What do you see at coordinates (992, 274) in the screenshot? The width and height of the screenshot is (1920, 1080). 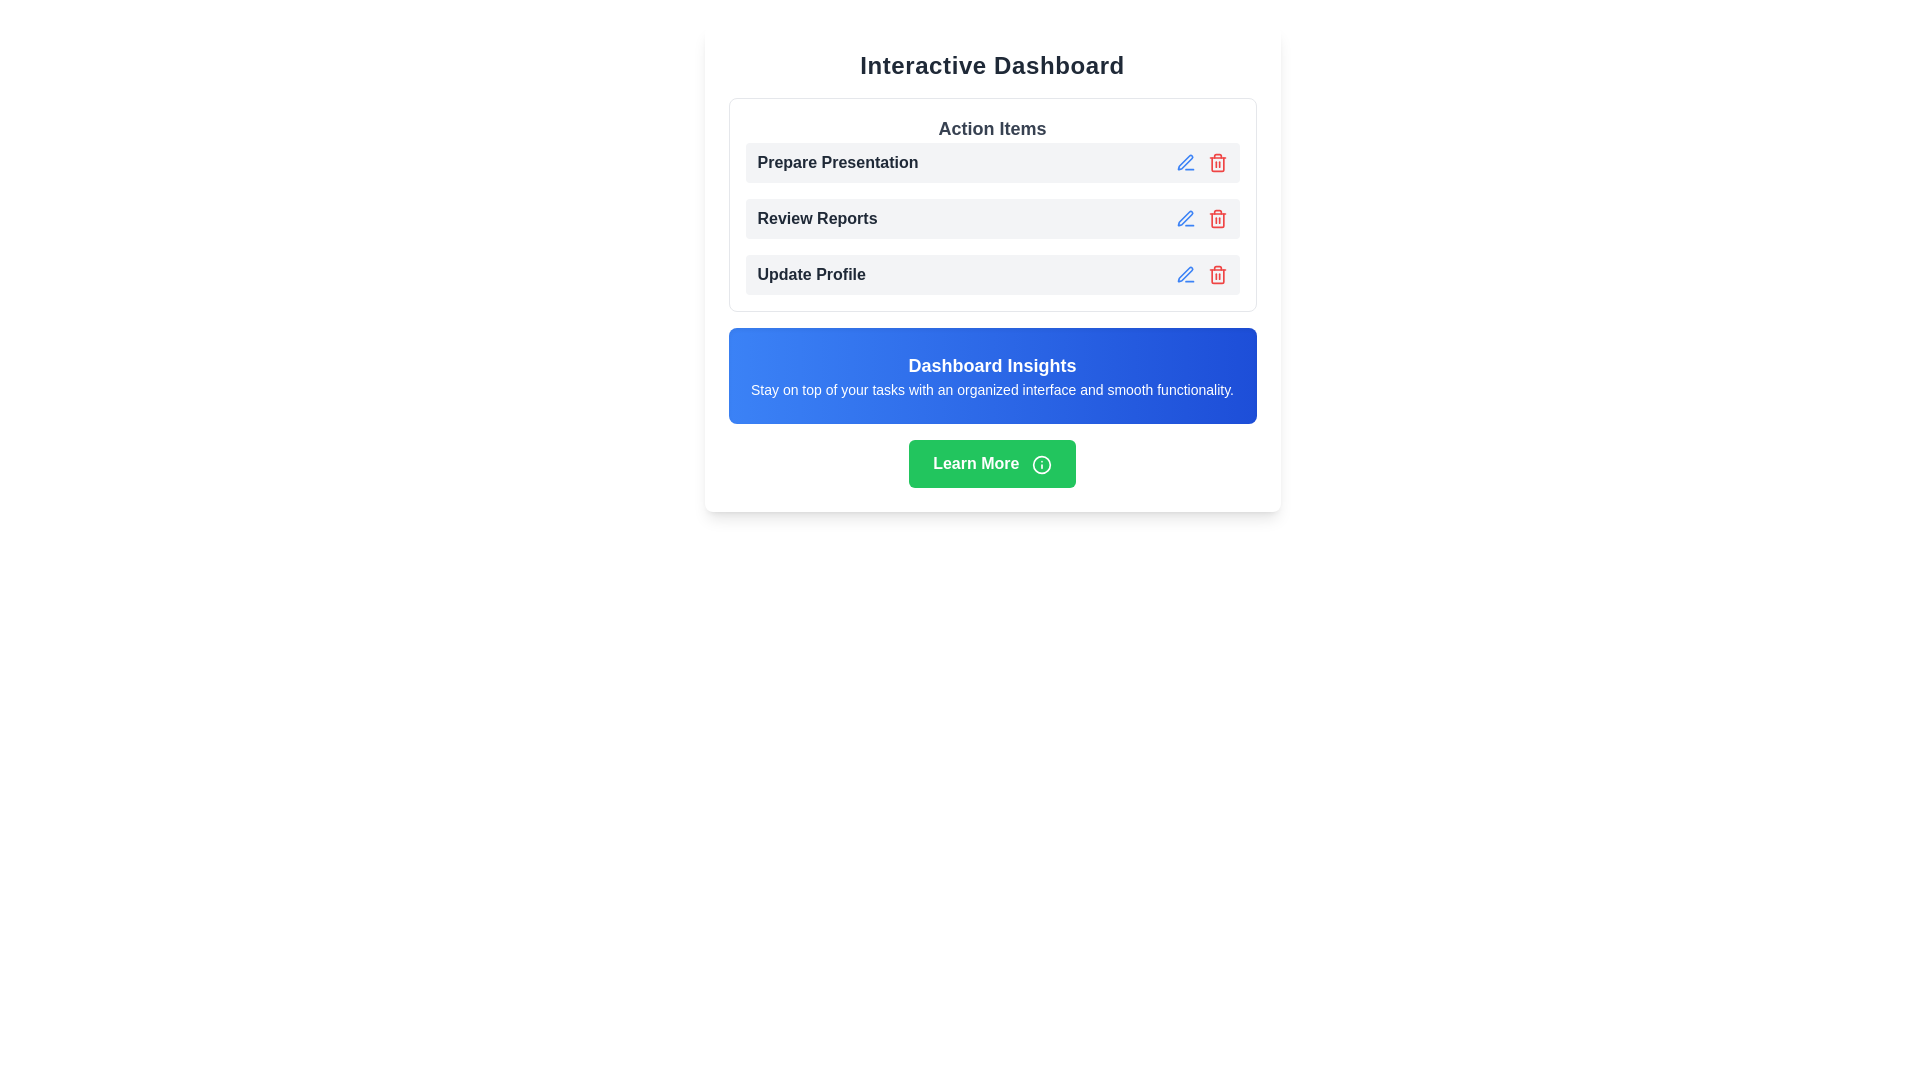 I see `the 'Update Profile' action item in the action list` at bounding box center [992, 274].